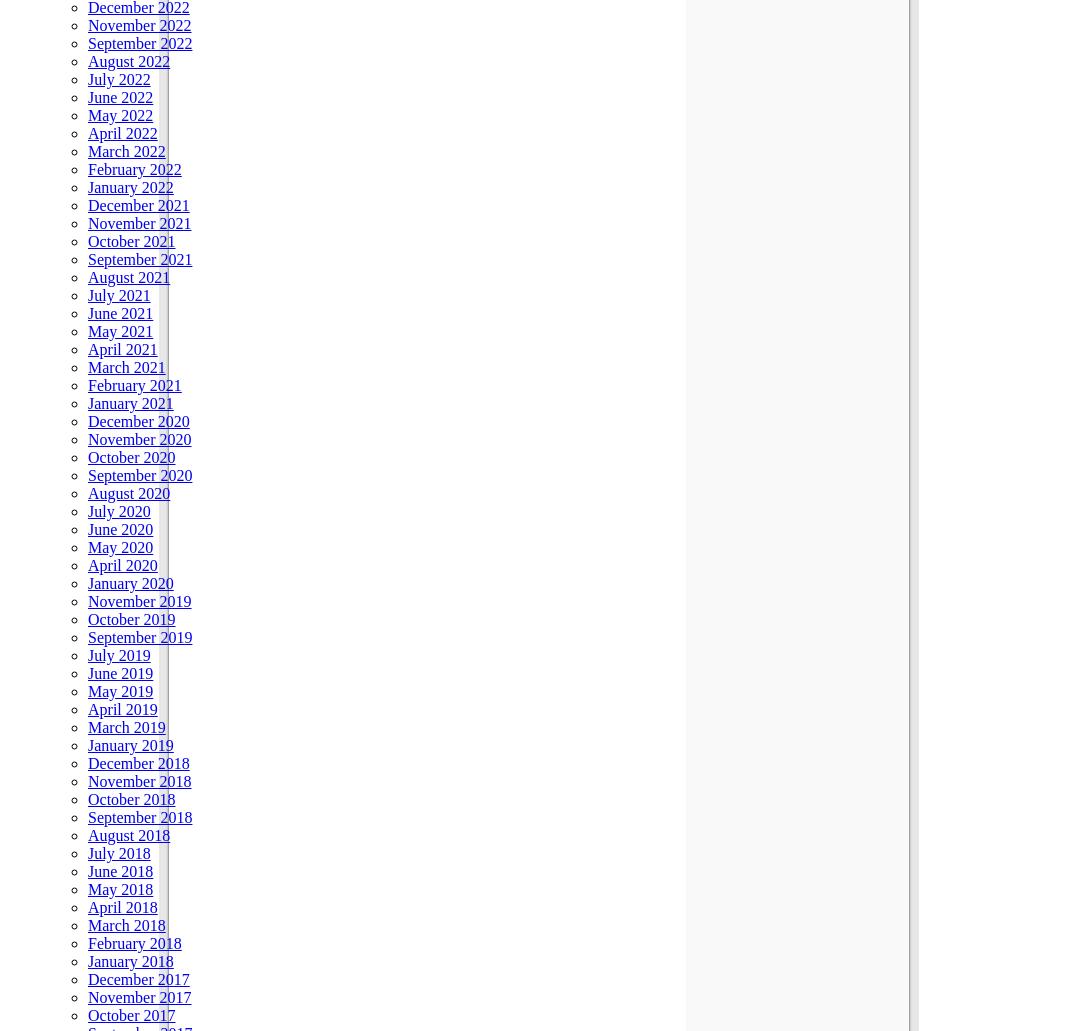  Describe the element at coordinates (140, 42) in the screenshot. I see `'September 2022'` at that location.